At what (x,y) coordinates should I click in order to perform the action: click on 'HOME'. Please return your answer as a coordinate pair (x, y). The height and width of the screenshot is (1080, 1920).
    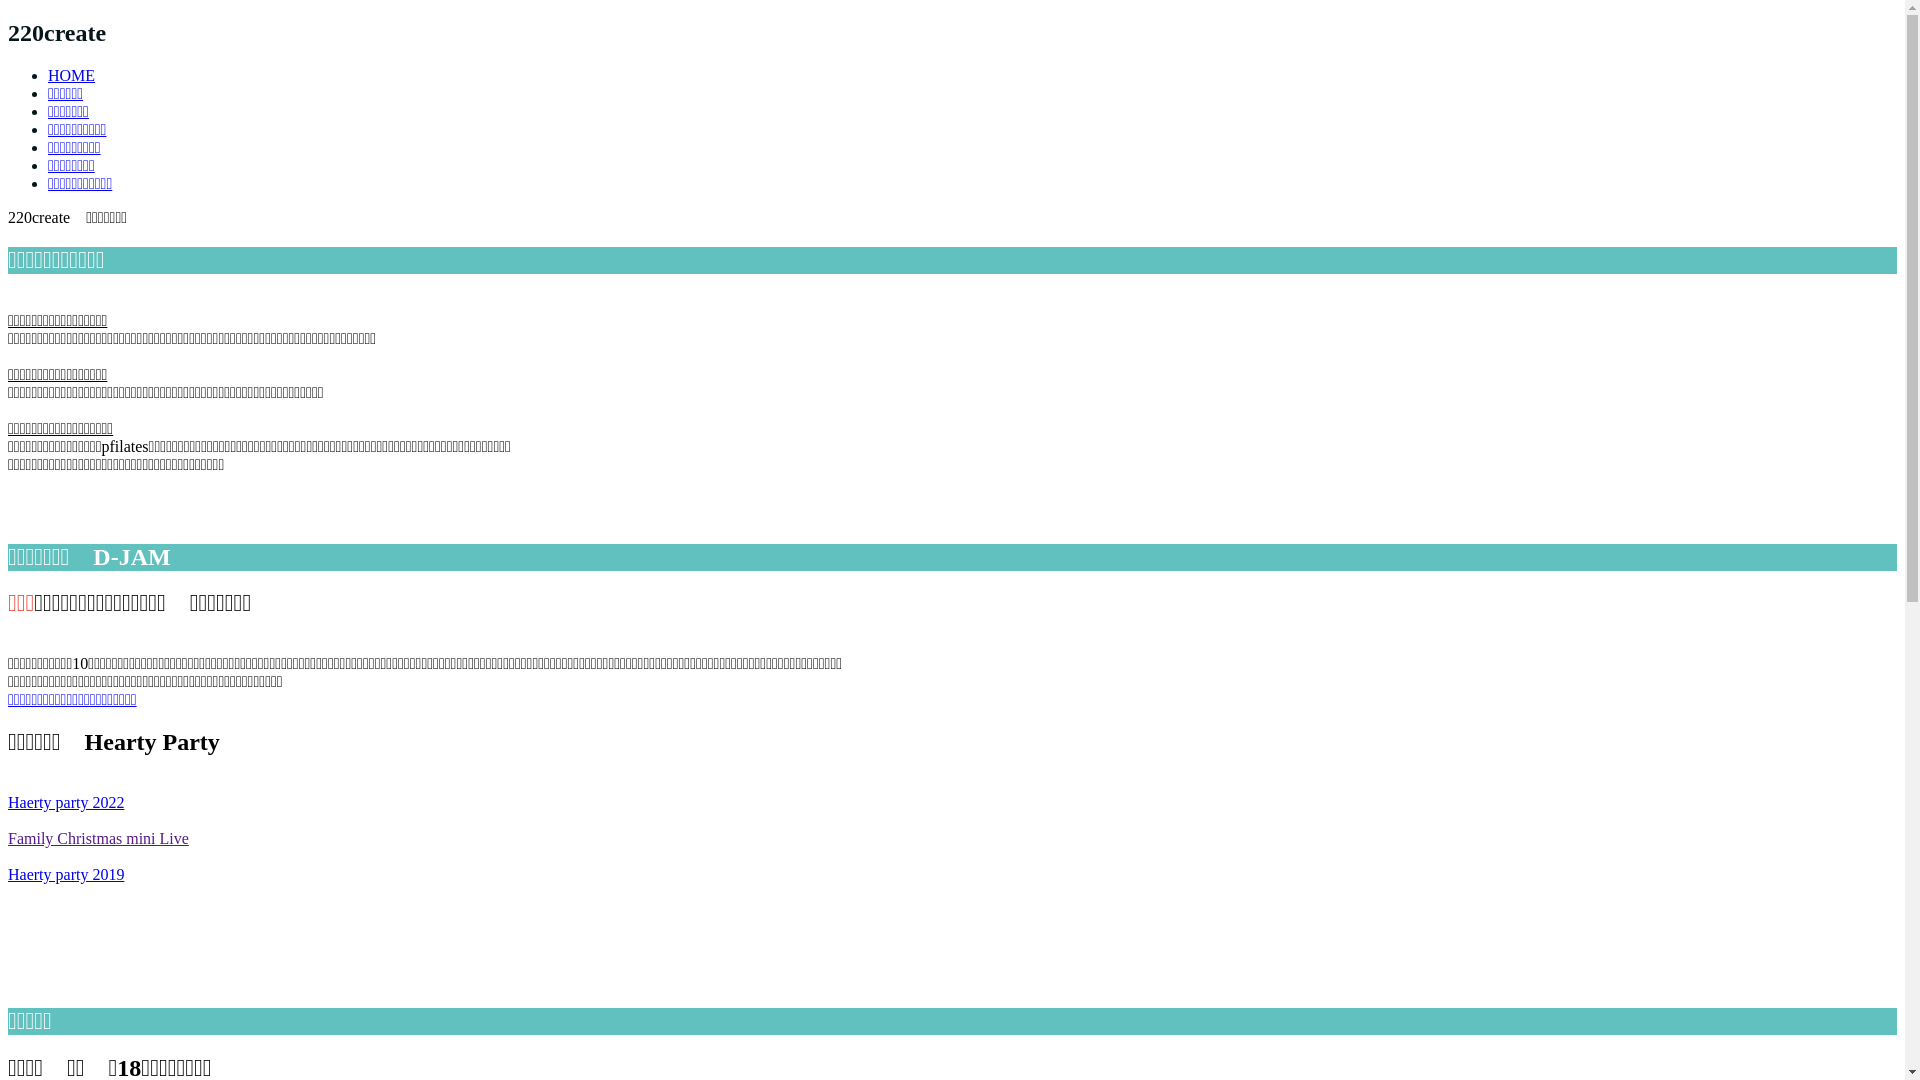
    Looking at the image, I should click on (71, 74).